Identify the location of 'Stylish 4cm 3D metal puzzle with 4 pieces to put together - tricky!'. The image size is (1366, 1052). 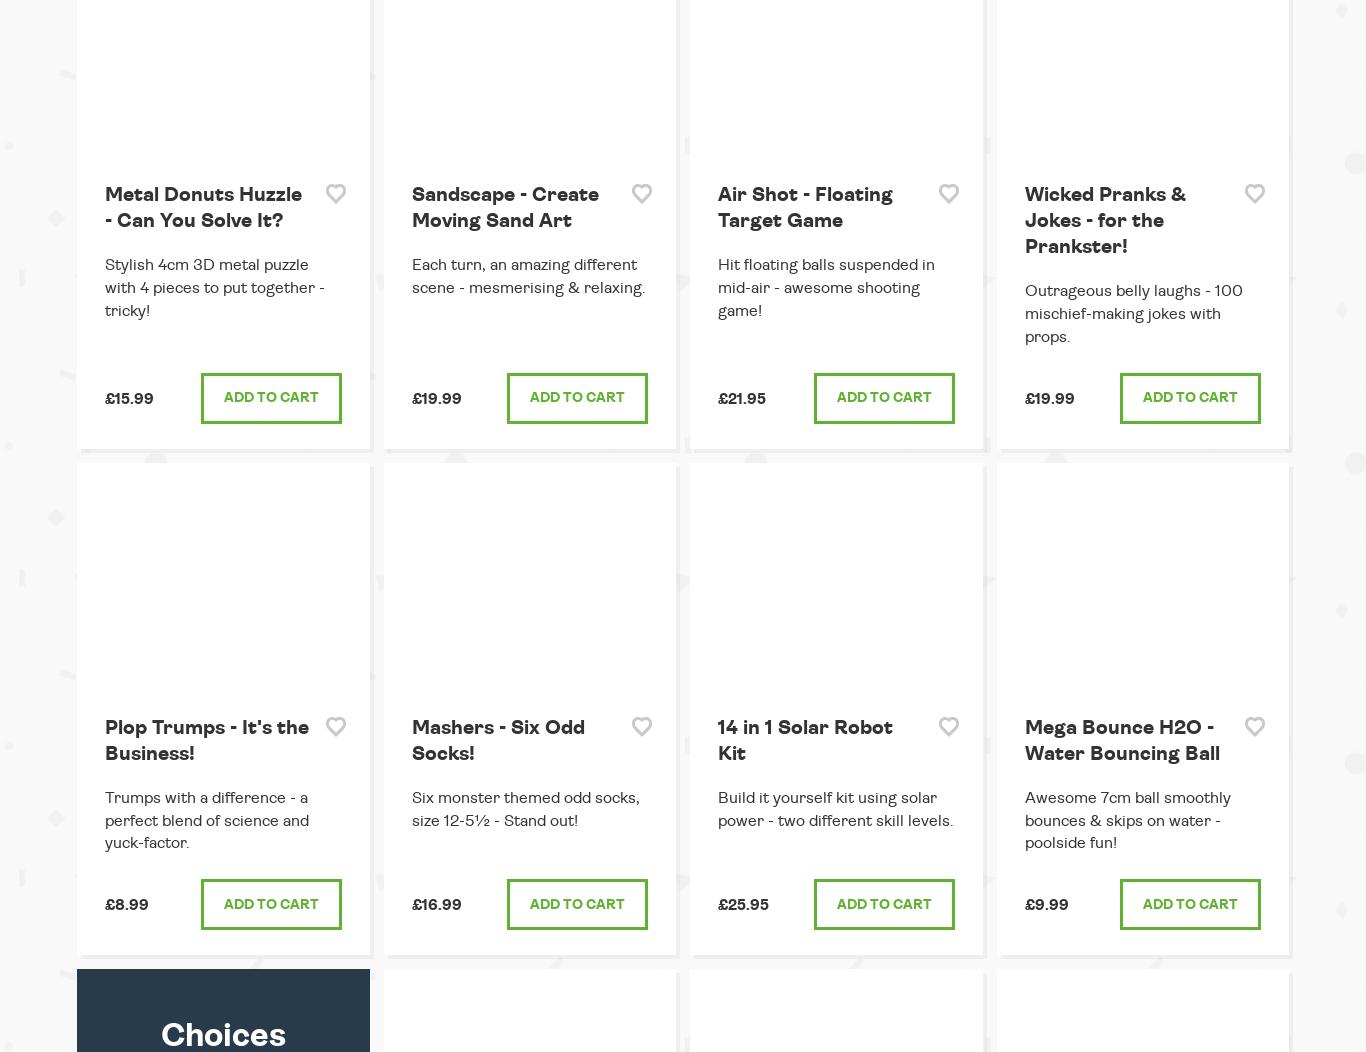
(214, 288).